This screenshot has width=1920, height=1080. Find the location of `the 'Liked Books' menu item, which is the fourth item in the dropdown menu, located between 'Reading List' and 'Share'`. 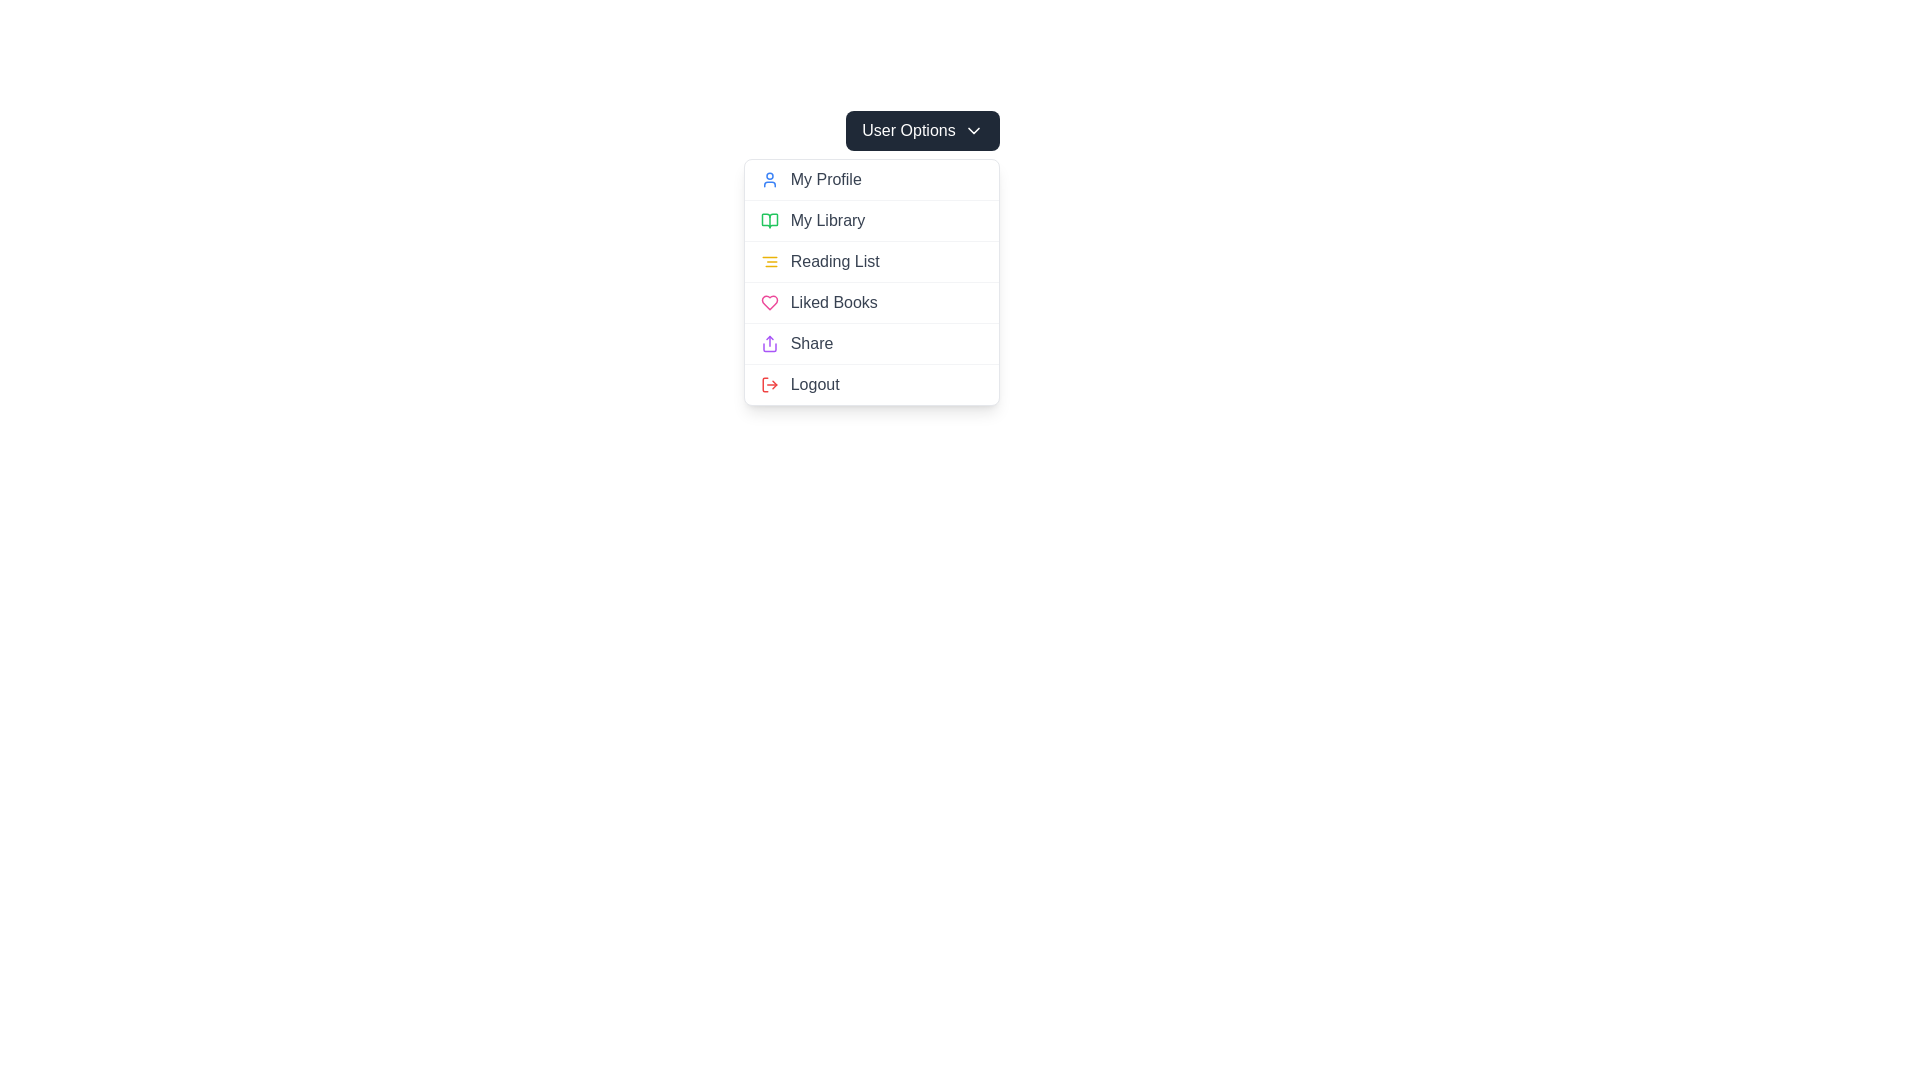

the 'Liked Books' menu item, which is the fourth item in the dropdown menu, located between 'Reading List' and 'Share' is located at coordinates (871, 302).